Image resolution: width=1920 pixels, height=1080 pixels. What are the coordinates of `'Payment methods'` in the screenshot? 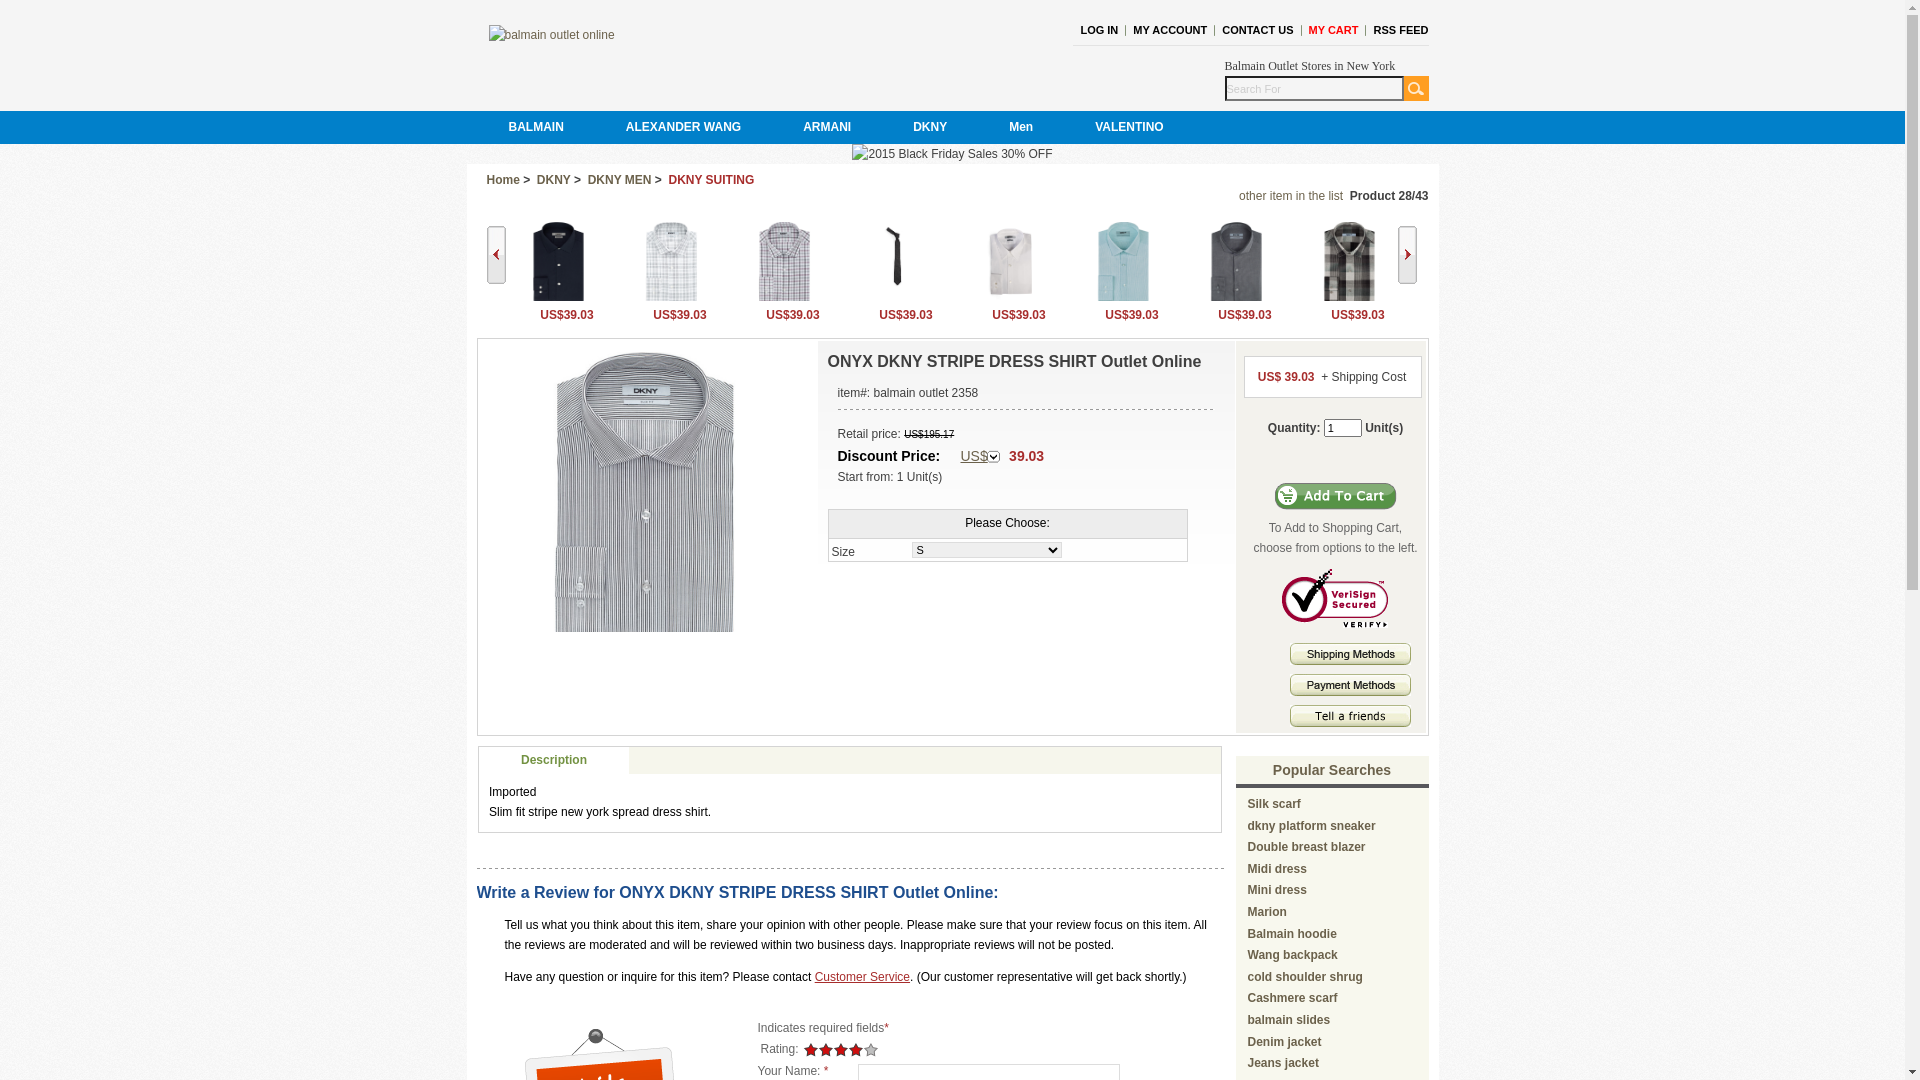 It's located at (1350, 690).